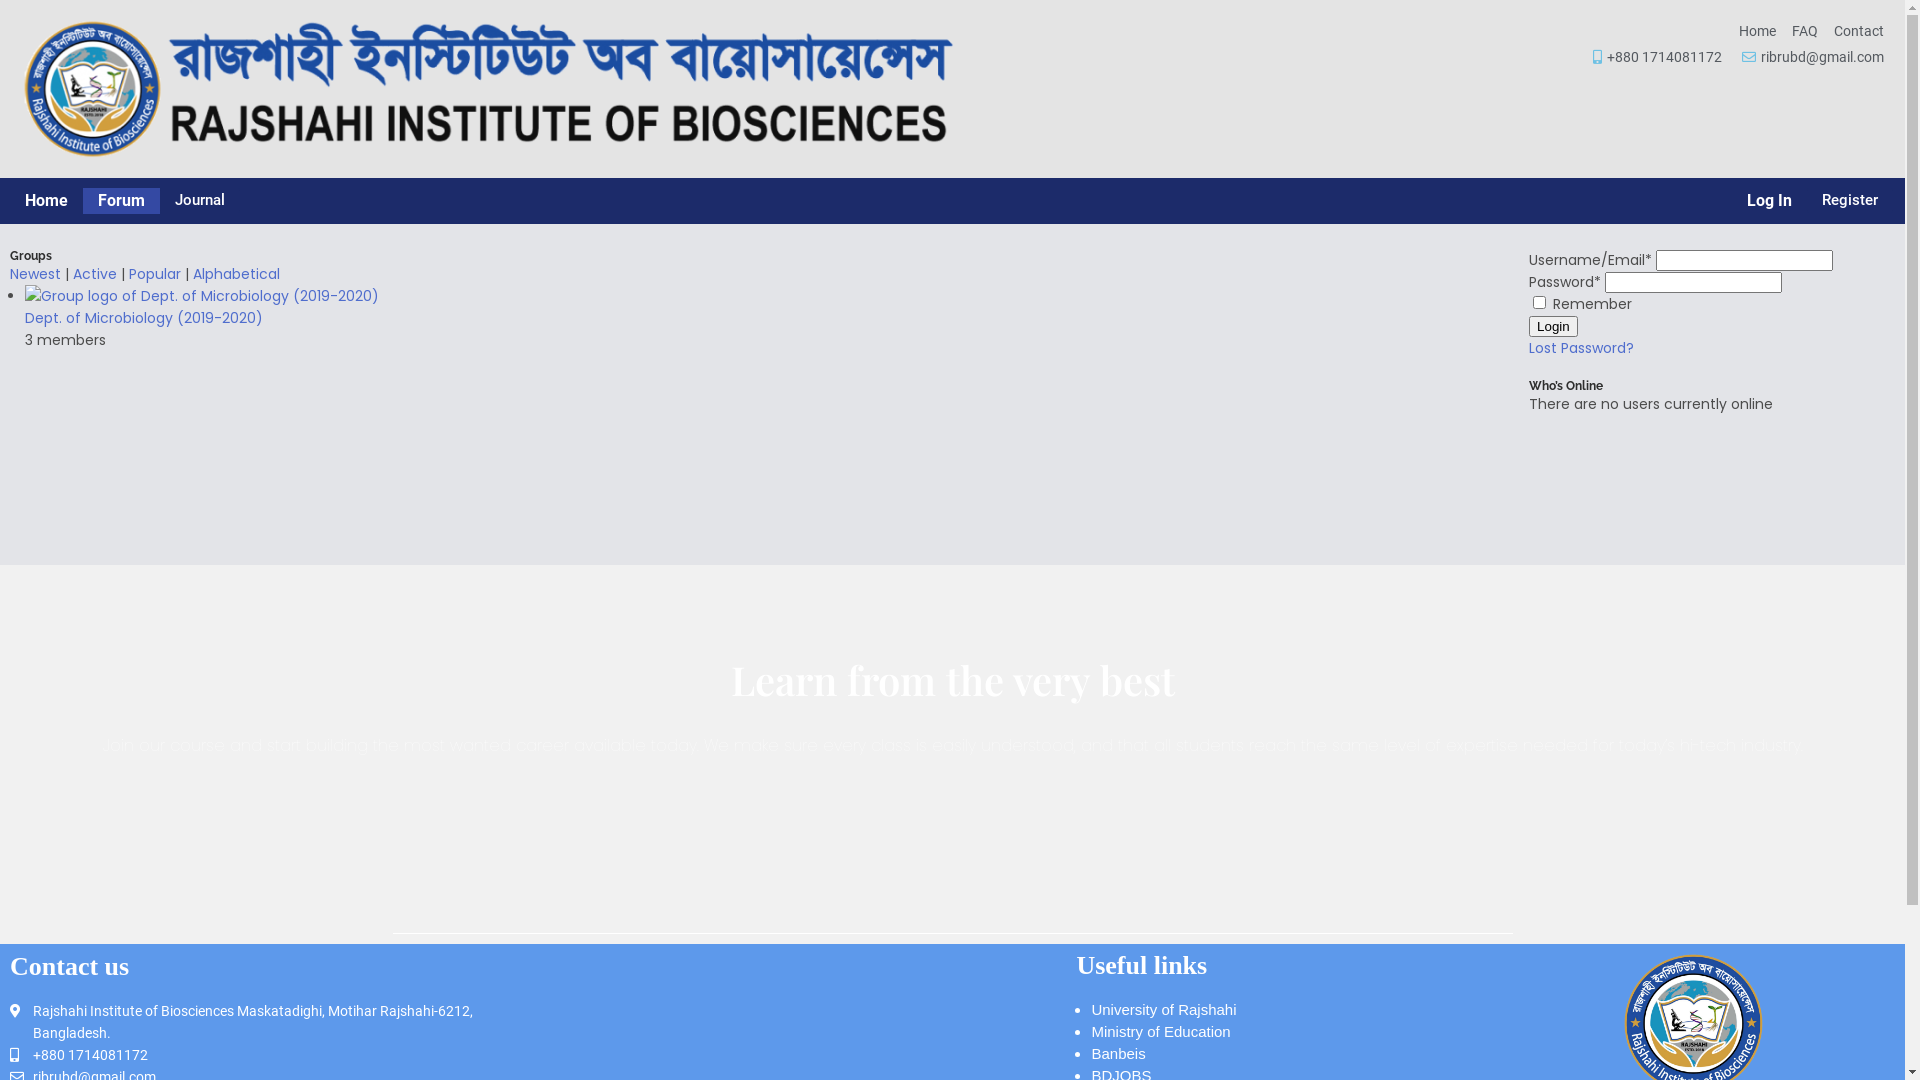  Describe the element at coordinates (236, 273) in the screenshot. I see `'Alphabetical'` at that location.